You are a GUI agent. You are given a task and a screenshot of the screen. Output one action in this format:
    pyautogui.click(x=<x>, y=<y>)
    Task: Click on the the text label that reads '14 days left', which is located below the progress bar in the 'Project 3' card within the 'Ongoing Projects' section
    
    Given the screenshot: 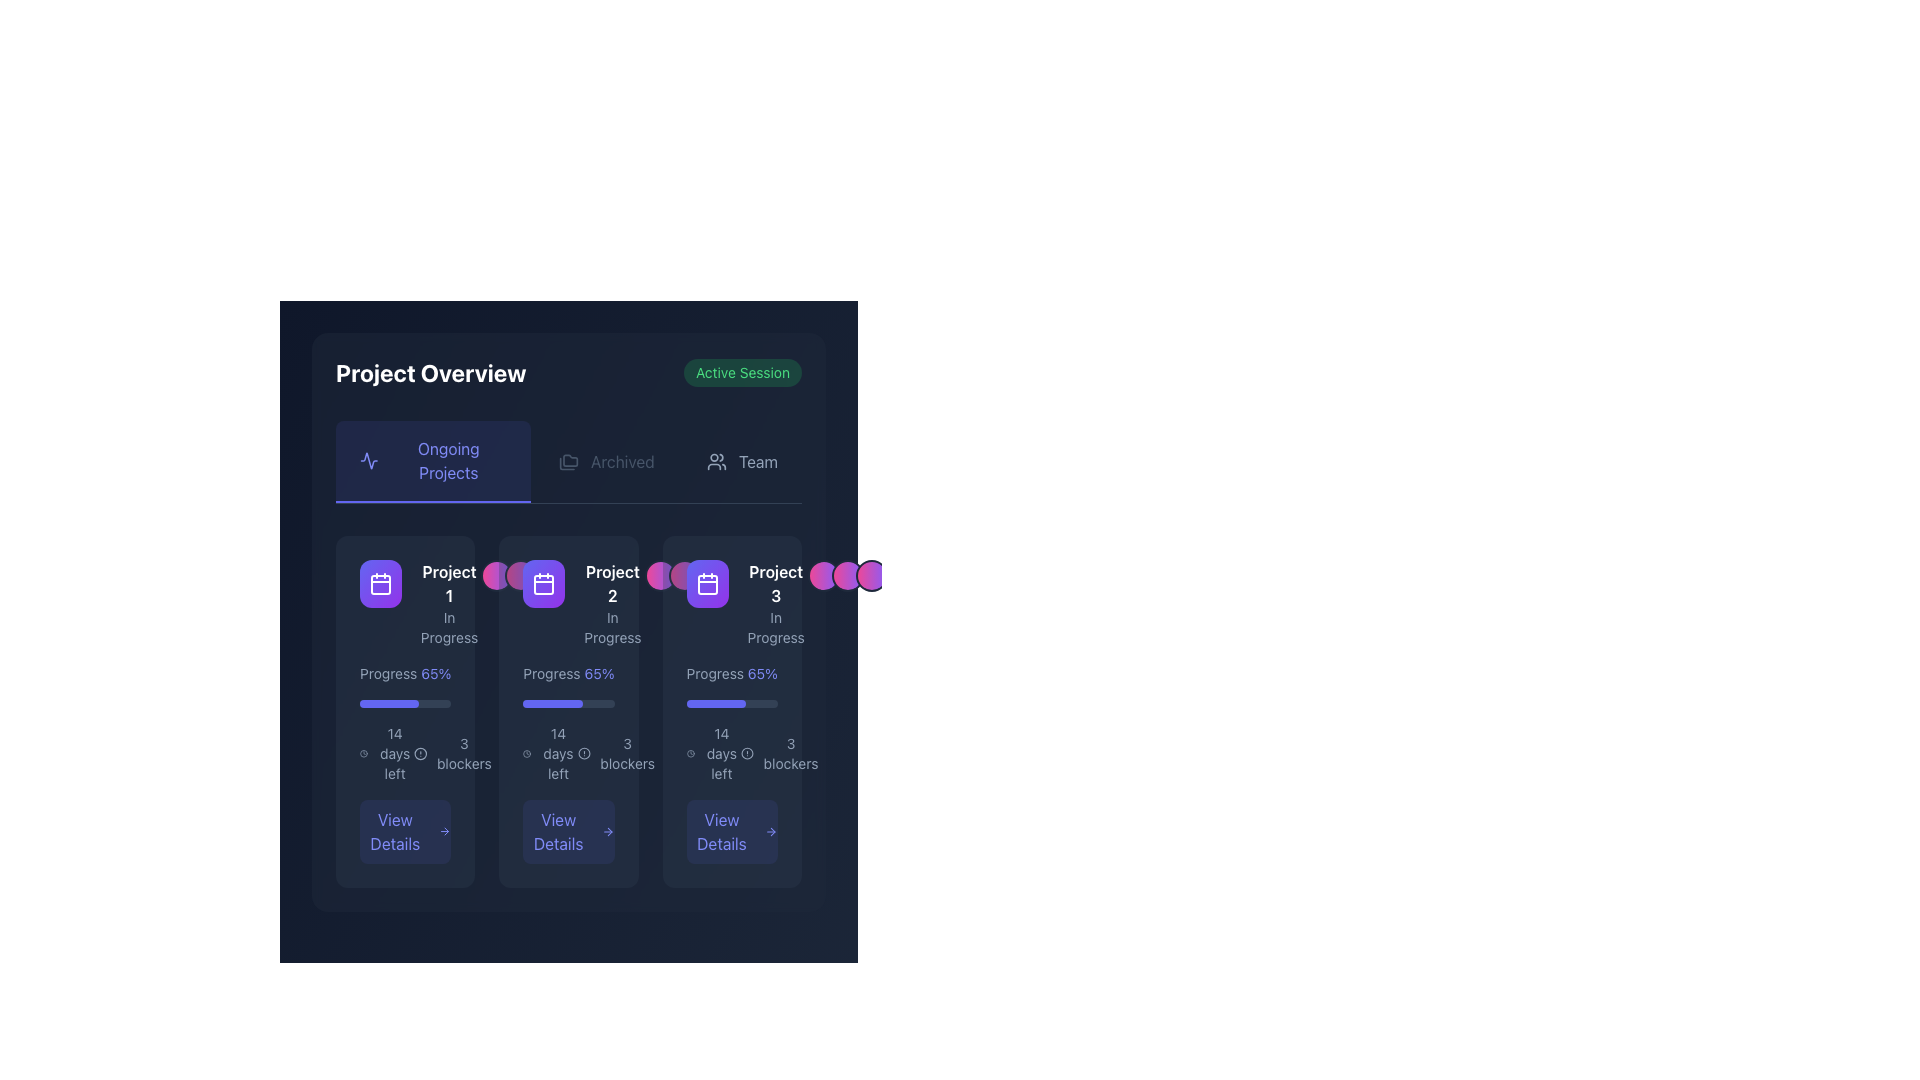 What is the action you would take?
    pyautogui.click(x=720, y=753)
    